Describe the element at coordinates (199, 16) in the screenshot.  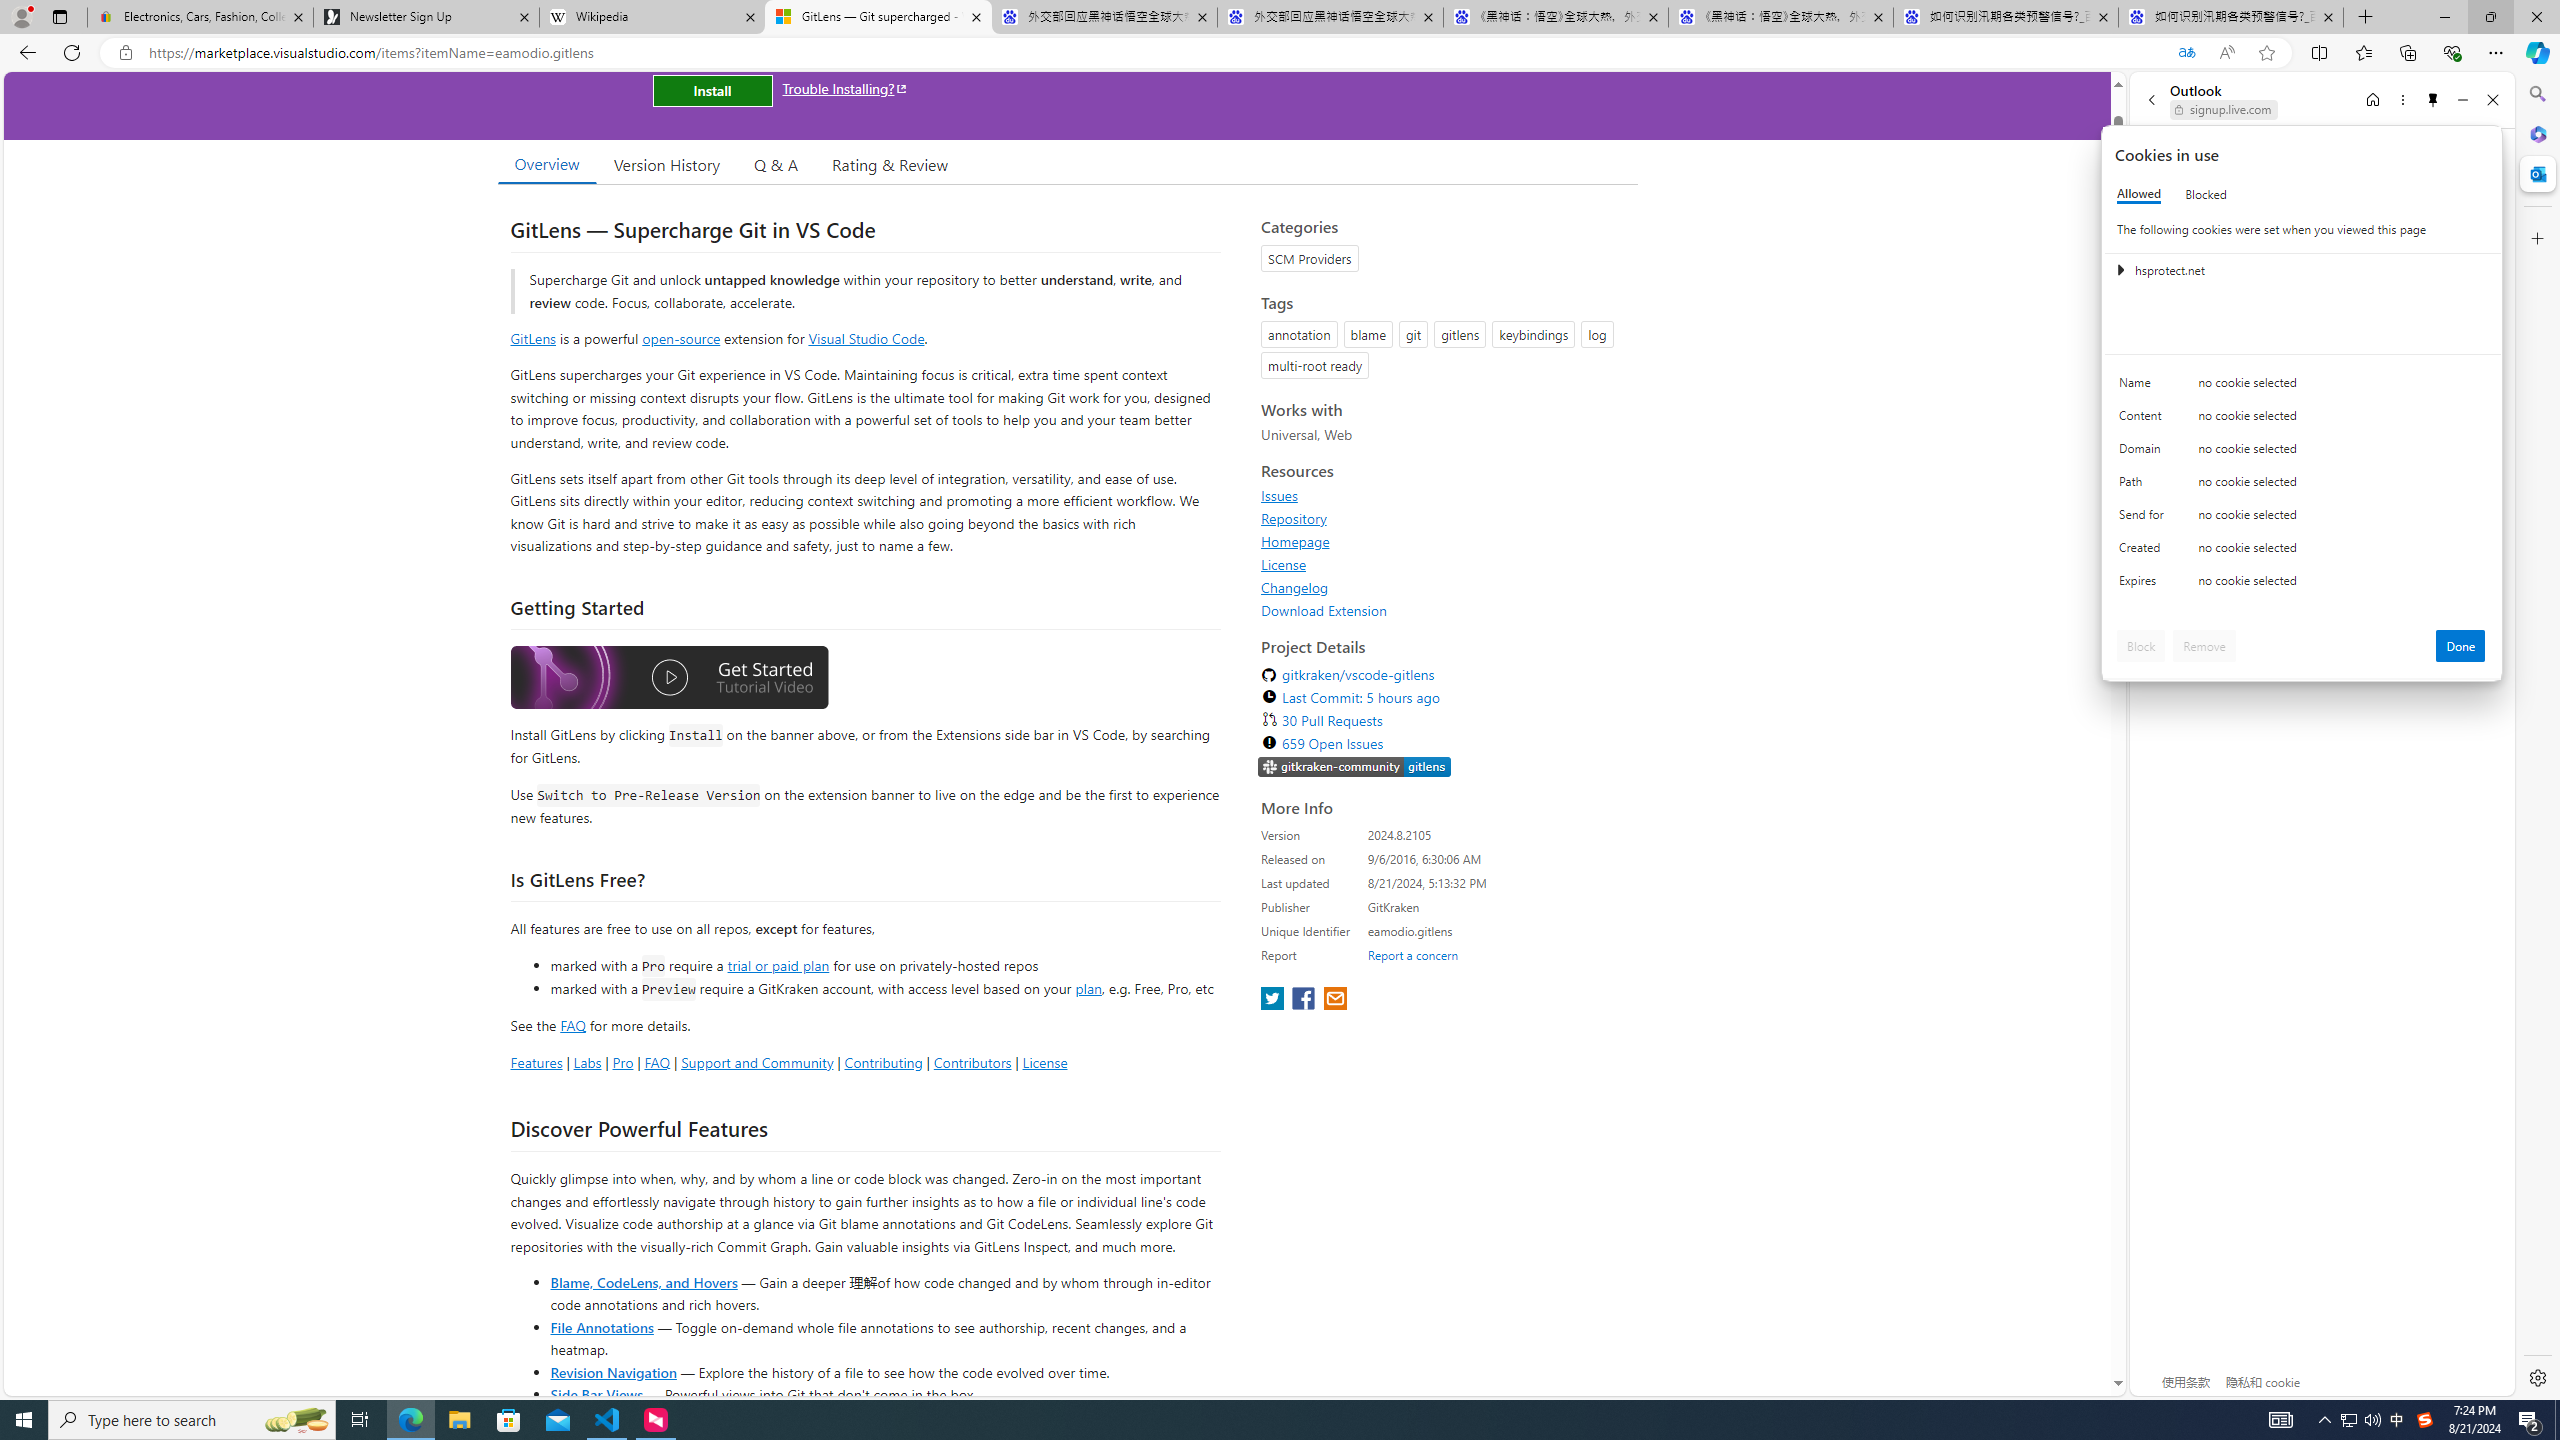
I see `'Electronics, Cars, Fashion, Collectibles & More | eBay'` at that location.